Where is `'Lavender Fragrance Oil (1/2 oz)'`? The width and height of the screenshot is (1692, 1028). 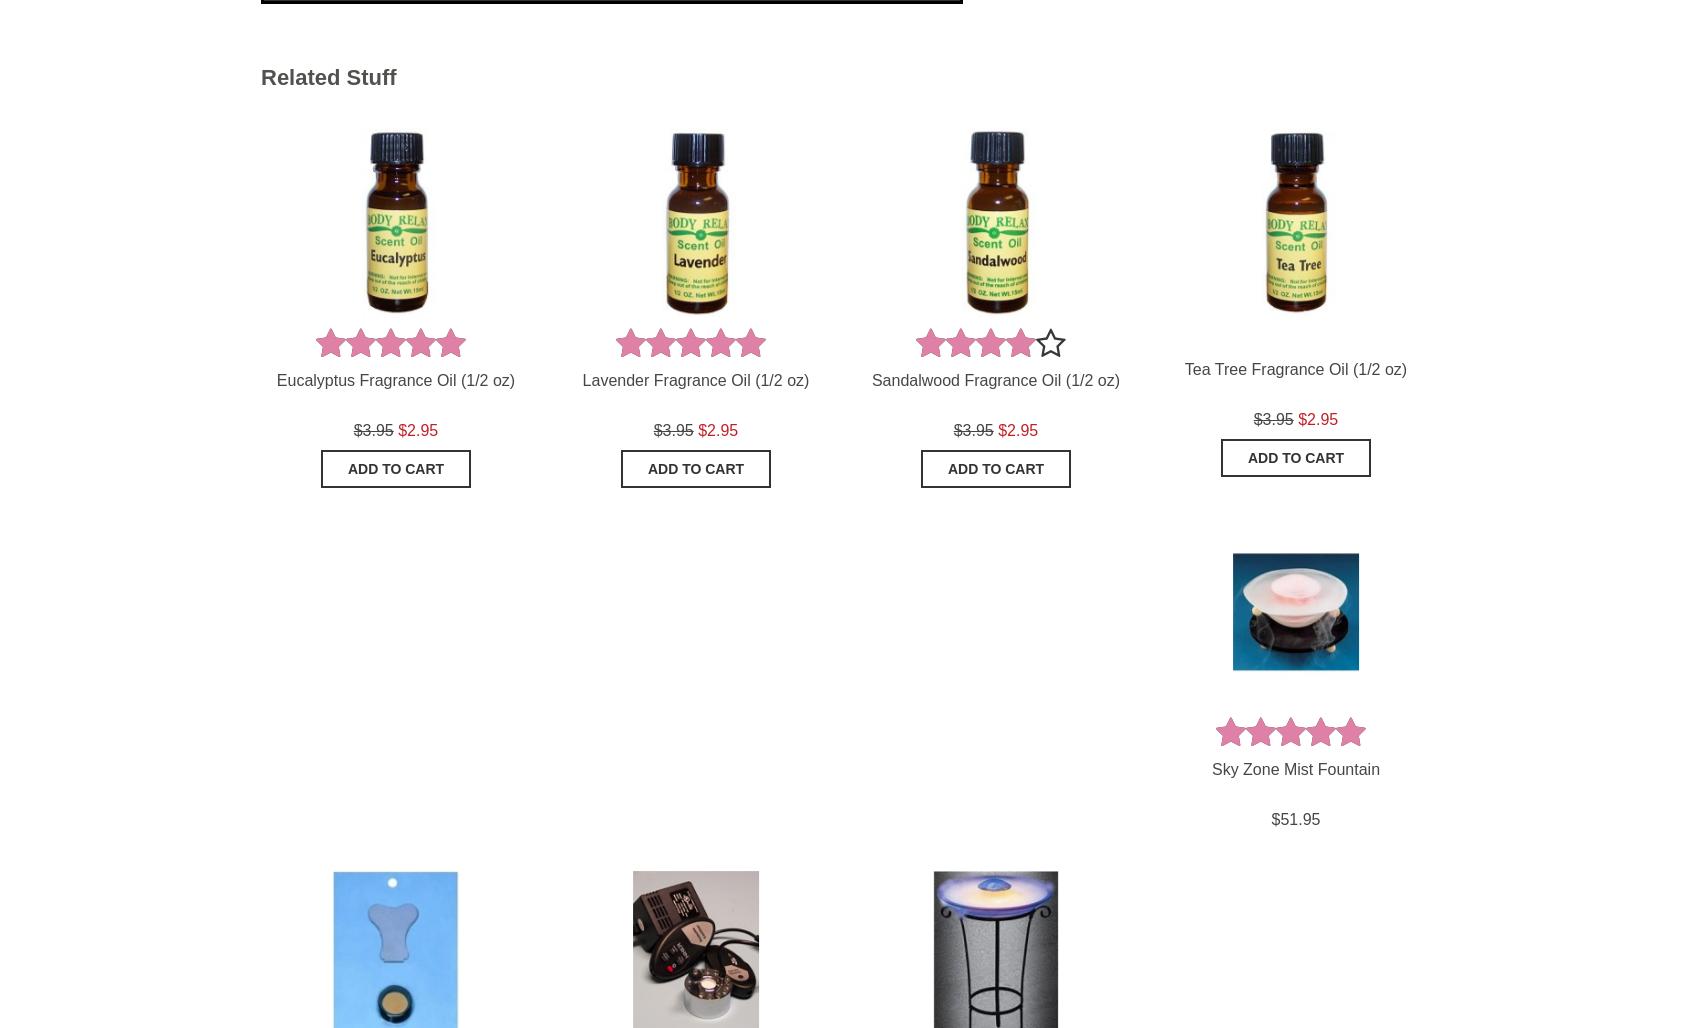 'Lavender Fragrance Oil (1/2 oz)' is located at coordinates (581, 378).